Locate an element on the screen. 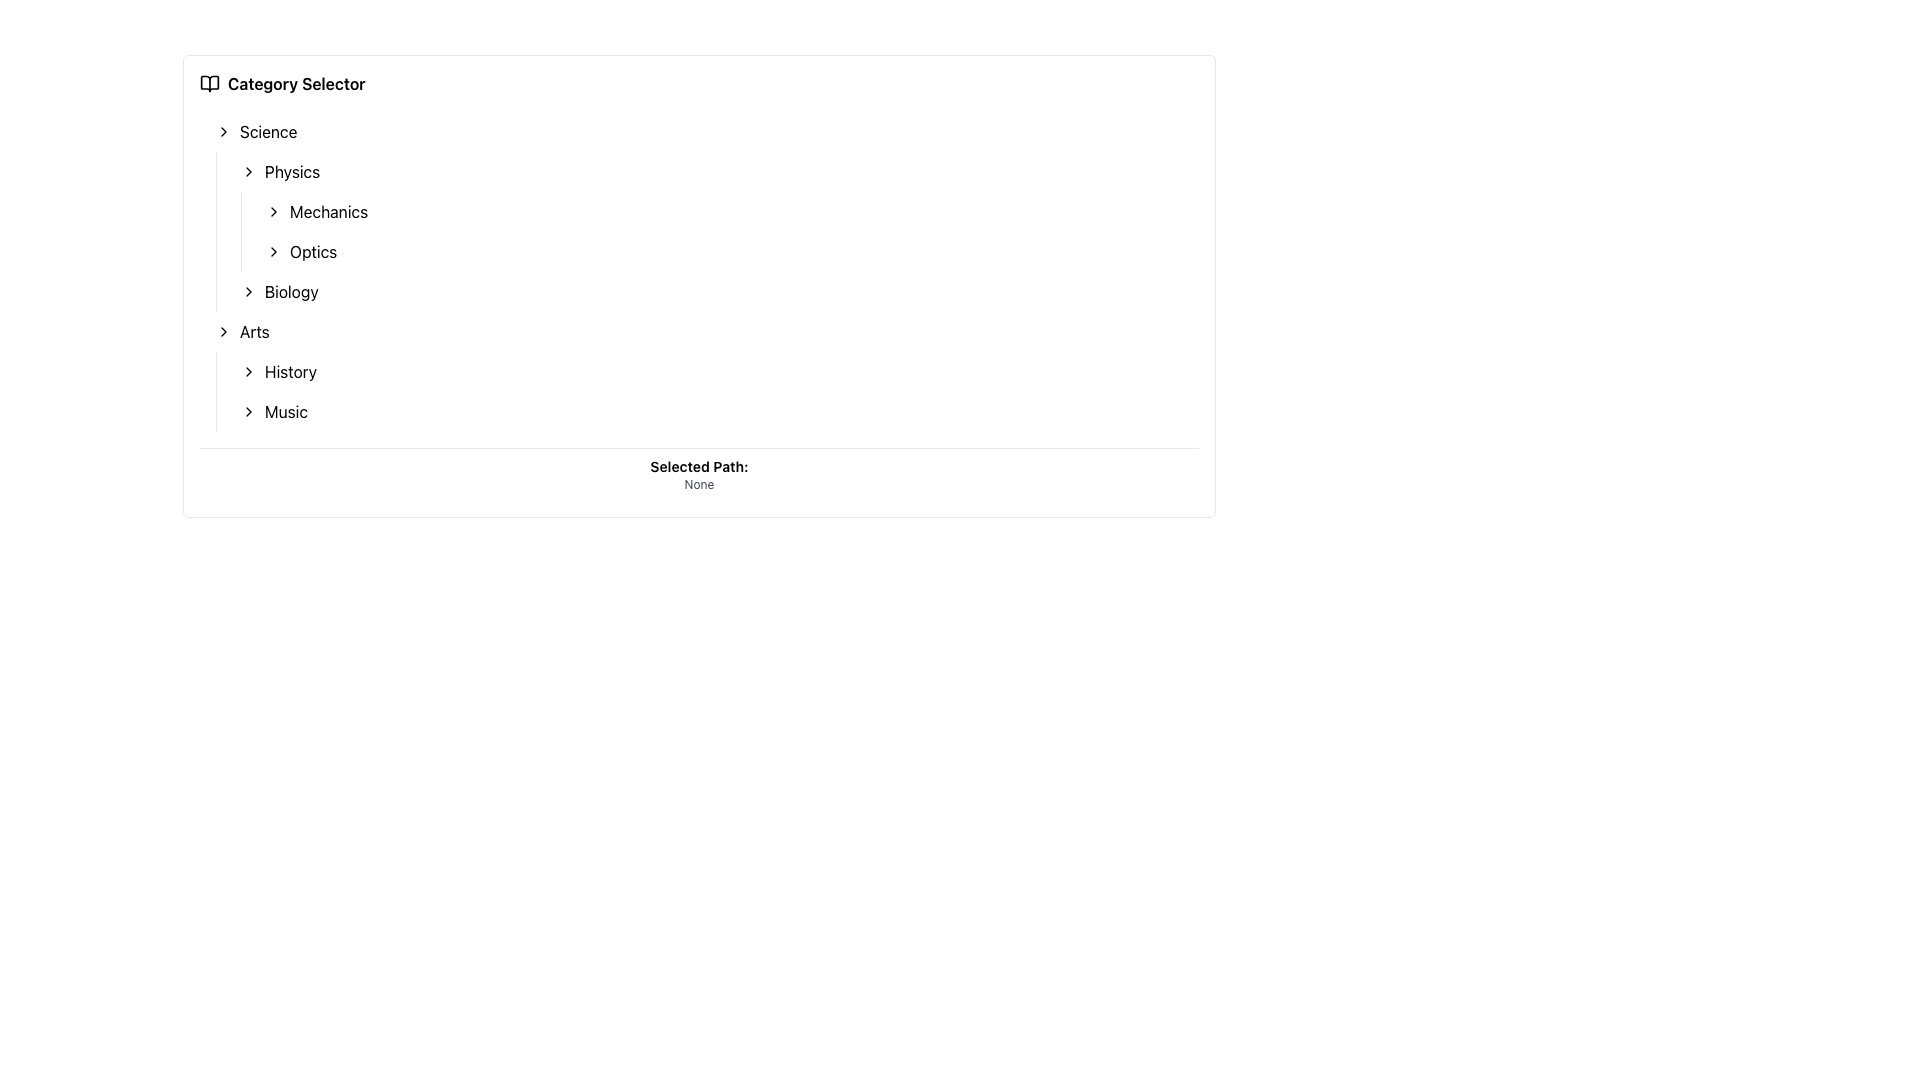 Image resolution: width=1920 pixels, height=1080 pixels. the bold text label displaying 'Category Selector' located at the top of the interface, positioned to the right of an open book icon is located at coordinates (295, 83).